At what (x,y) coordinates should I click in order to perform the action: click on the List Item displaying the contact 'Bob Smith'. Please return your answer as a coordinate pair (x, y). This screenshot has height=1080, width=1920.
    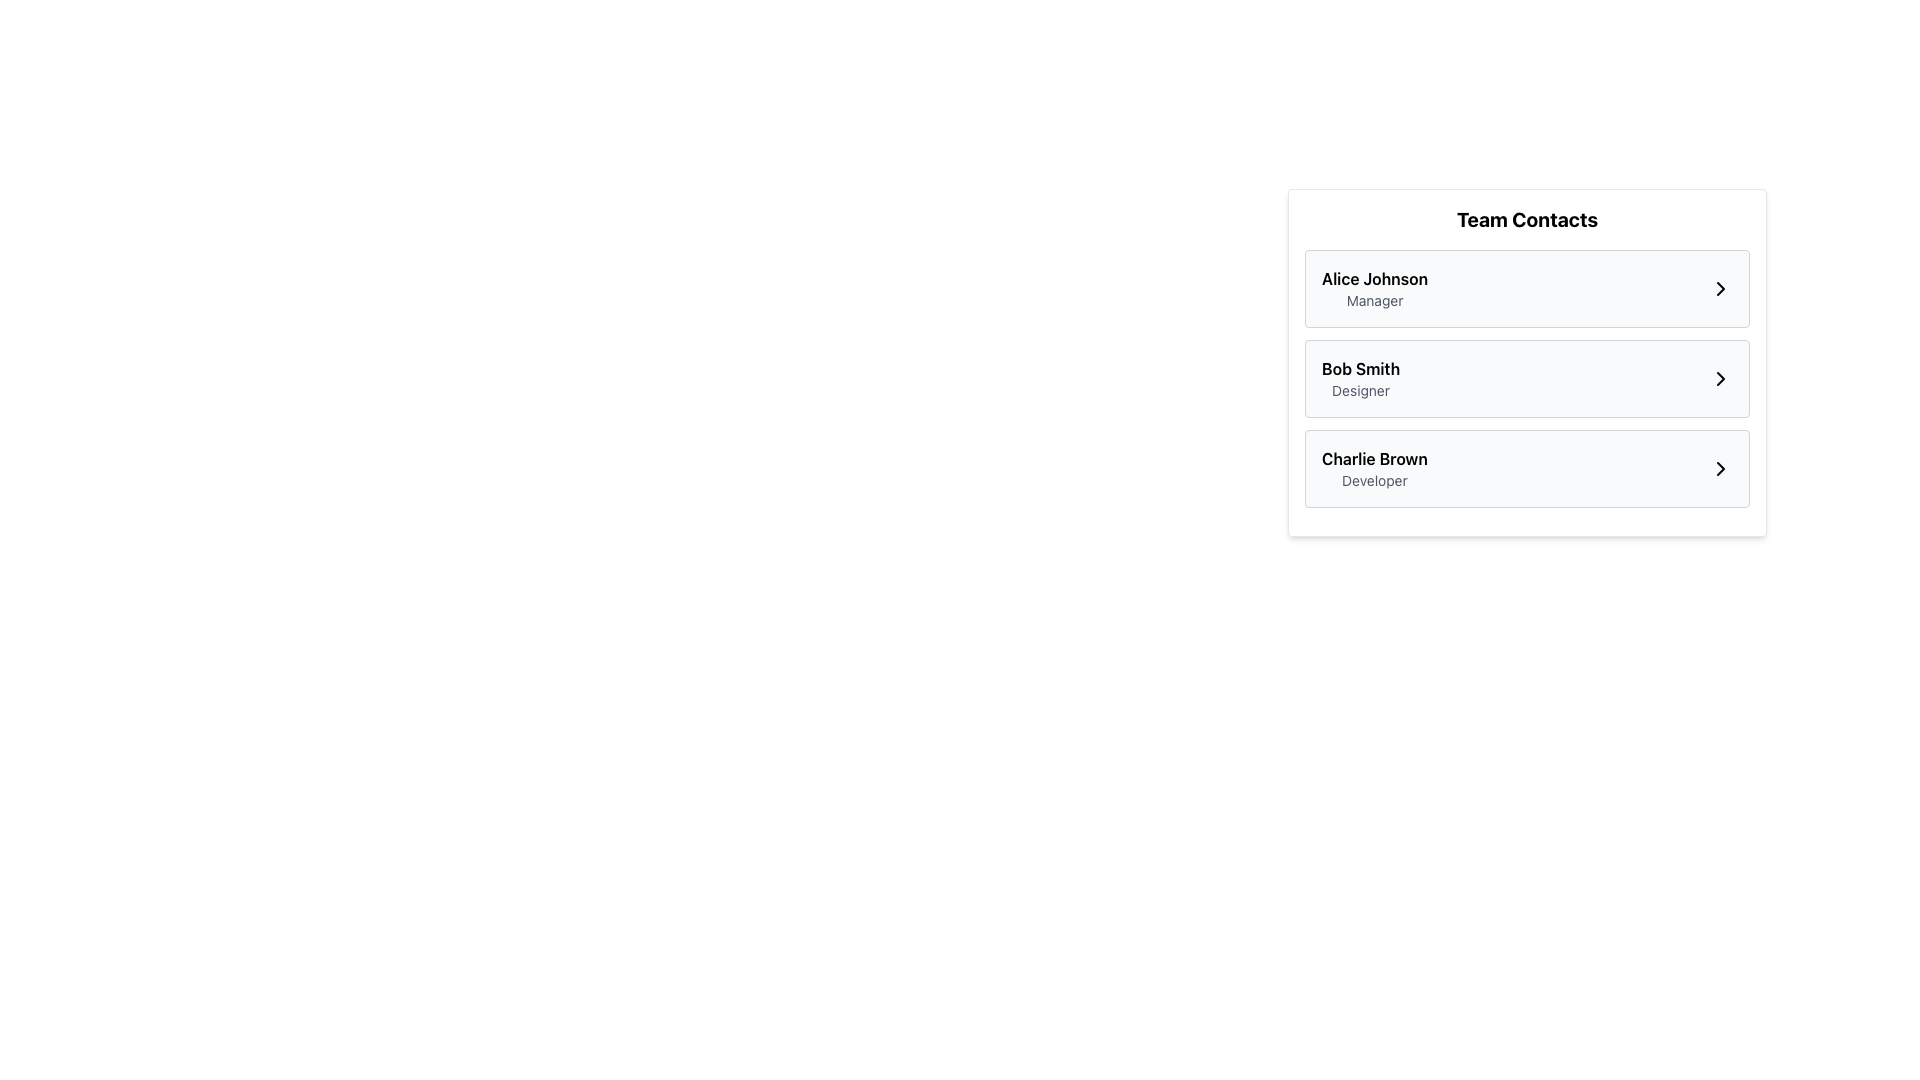
    Looking at the image, I should click on (1526, 378).